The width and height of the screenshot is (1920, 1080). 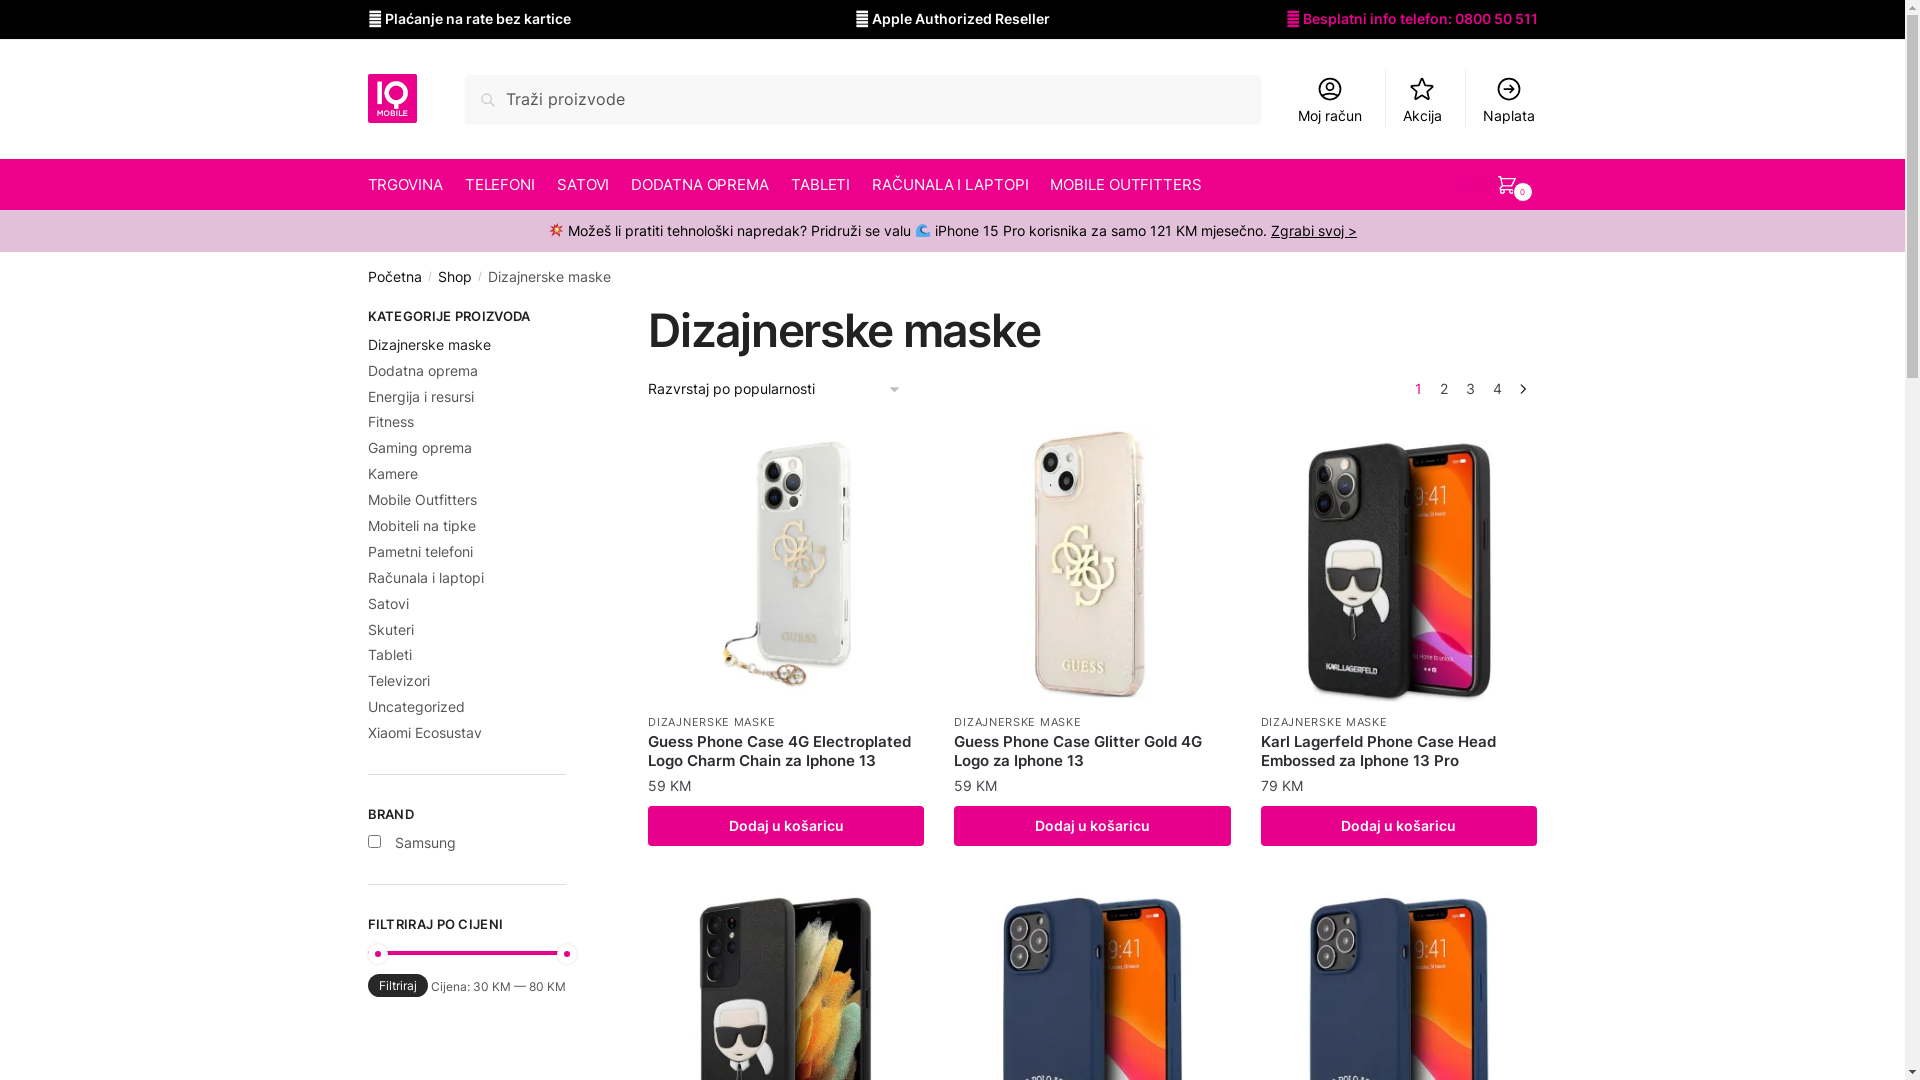 I want to click on 'Tableti', so click(x=368, y=654).